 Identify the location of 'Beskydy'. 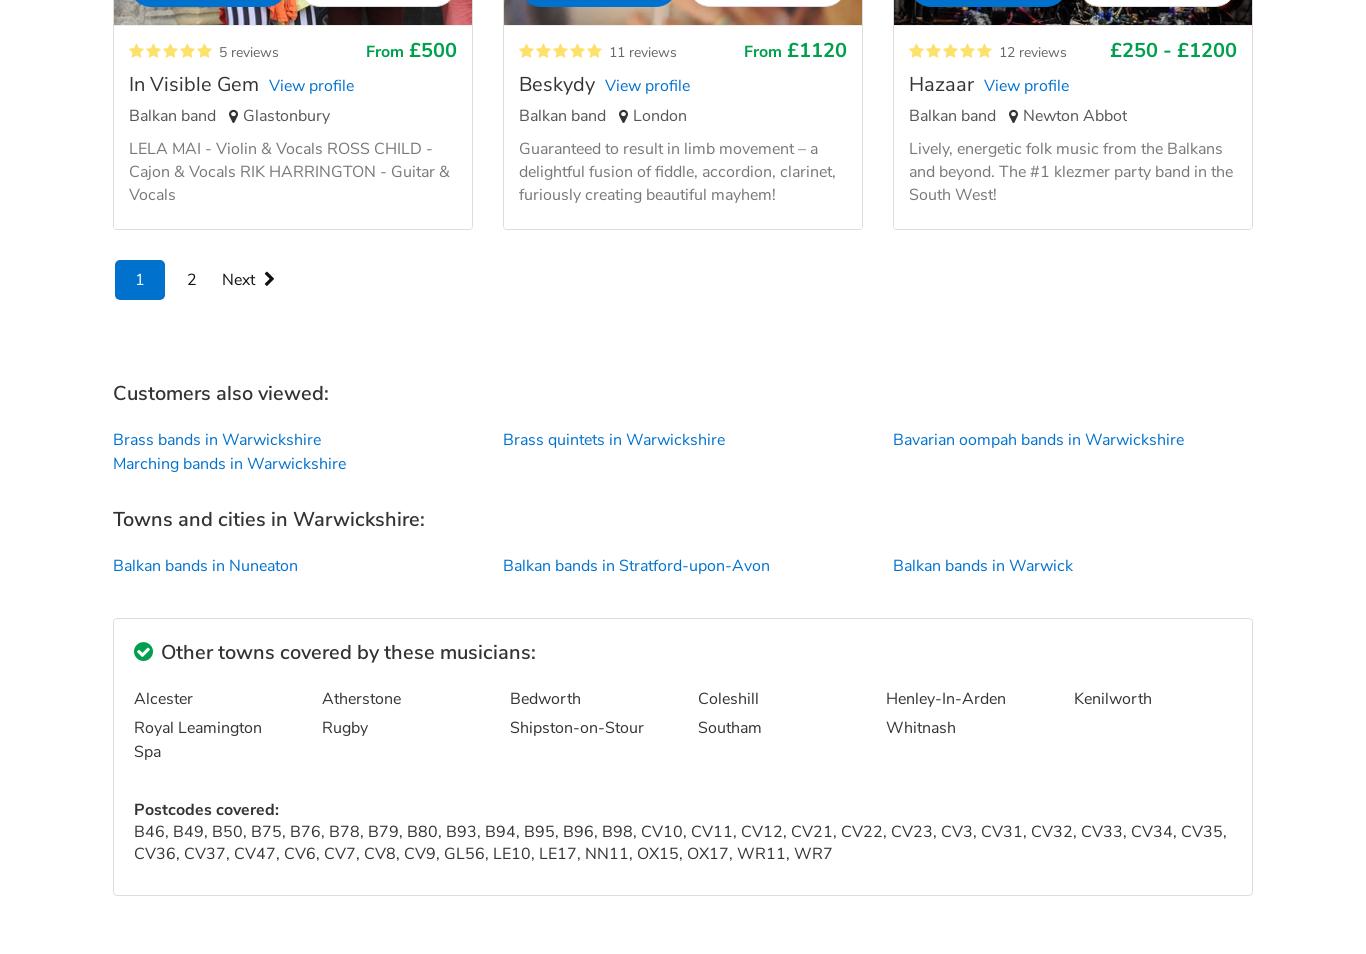
(518, 83).